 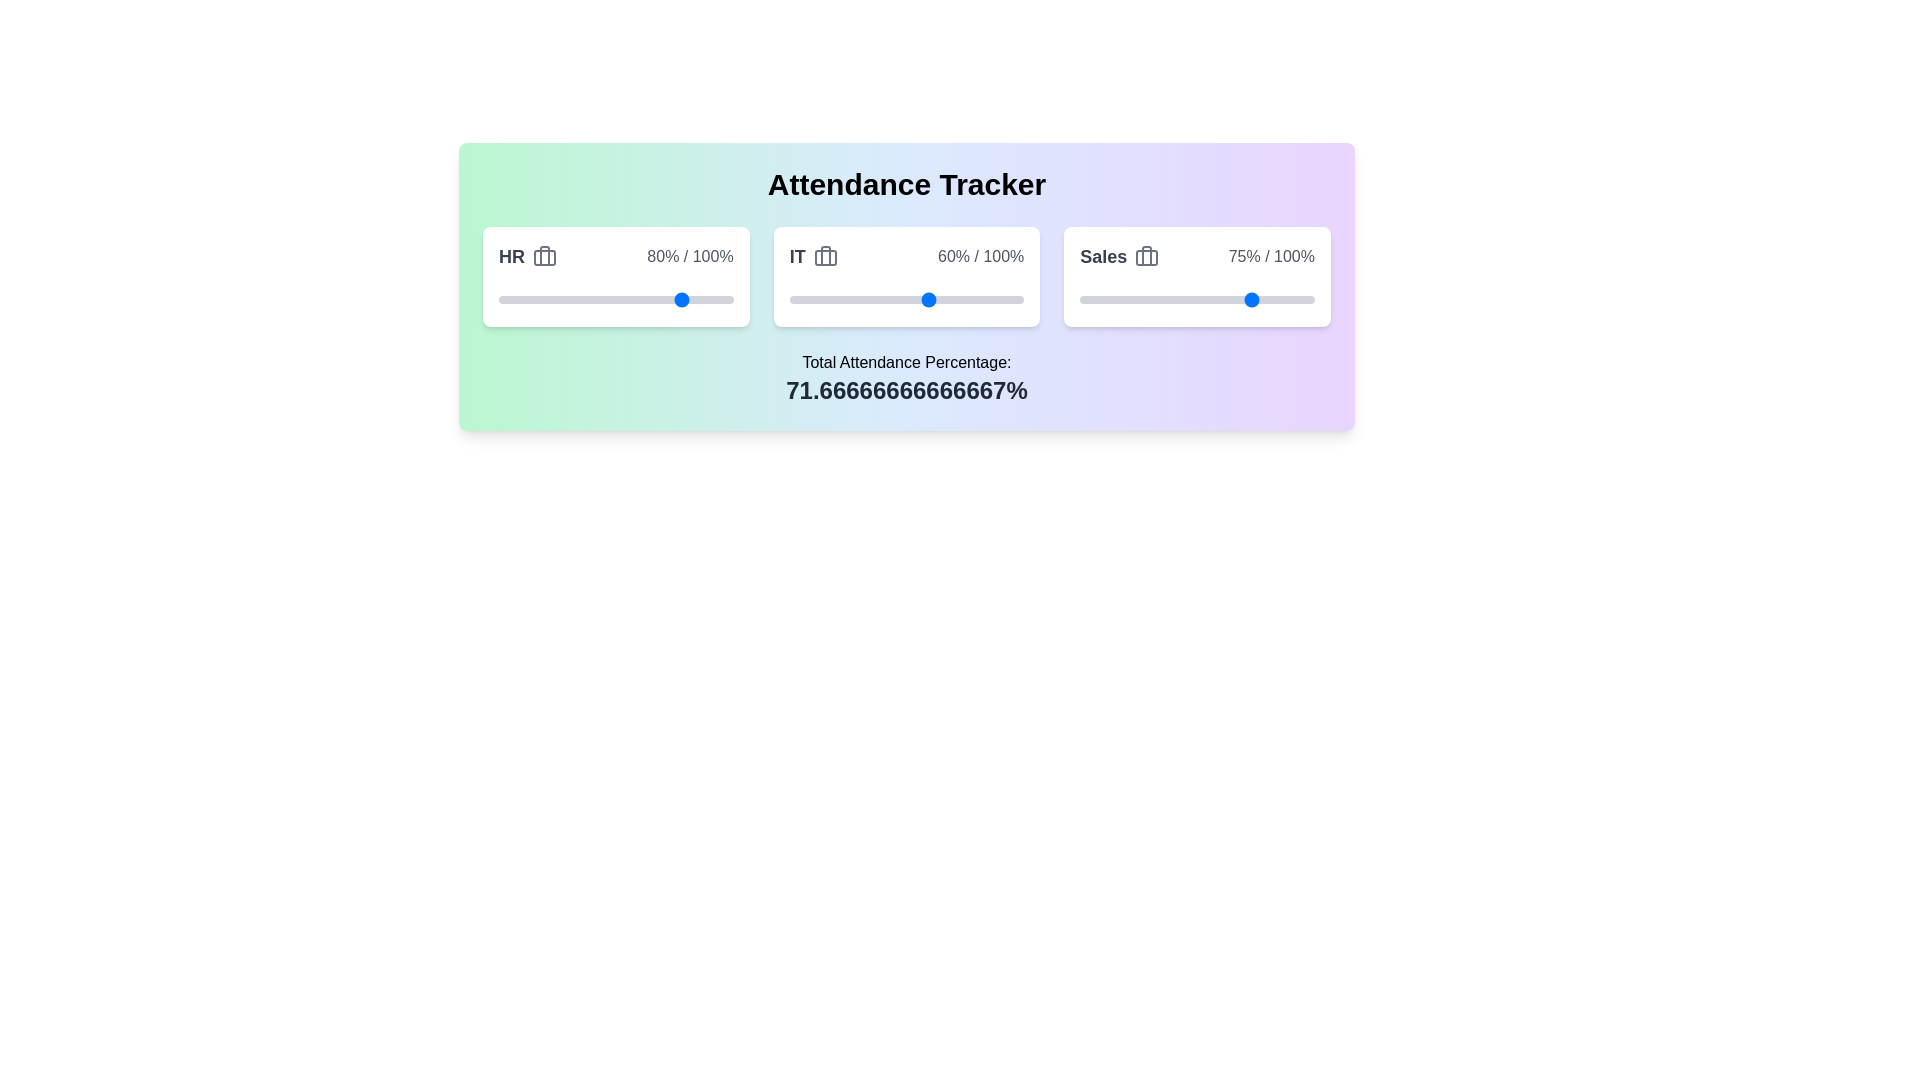 What do you see at coordinates (582, 300) in the screenshot?
I see `the HR slider` at bounding box center [582, 300].